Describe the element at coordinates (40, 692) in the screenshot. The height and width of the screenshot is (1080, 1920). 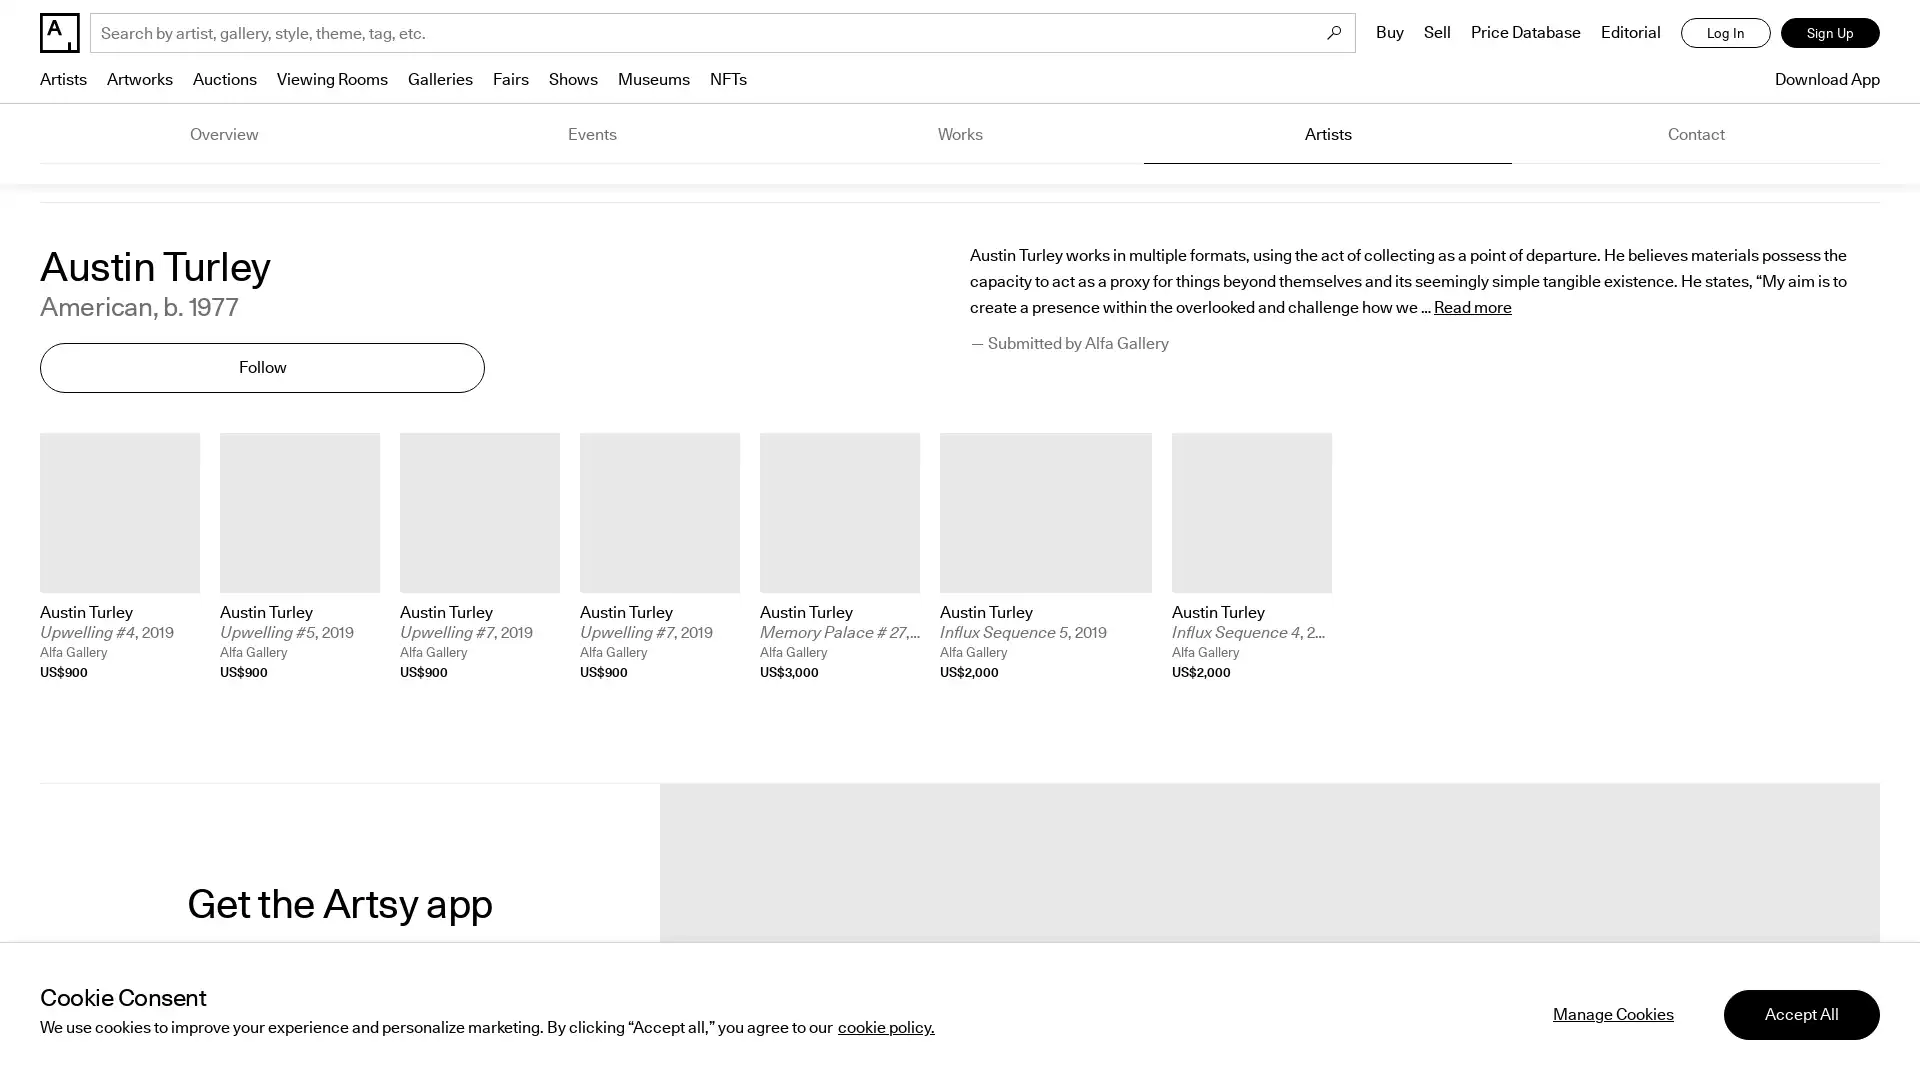
I see `Skip to beginning of content` at that location.